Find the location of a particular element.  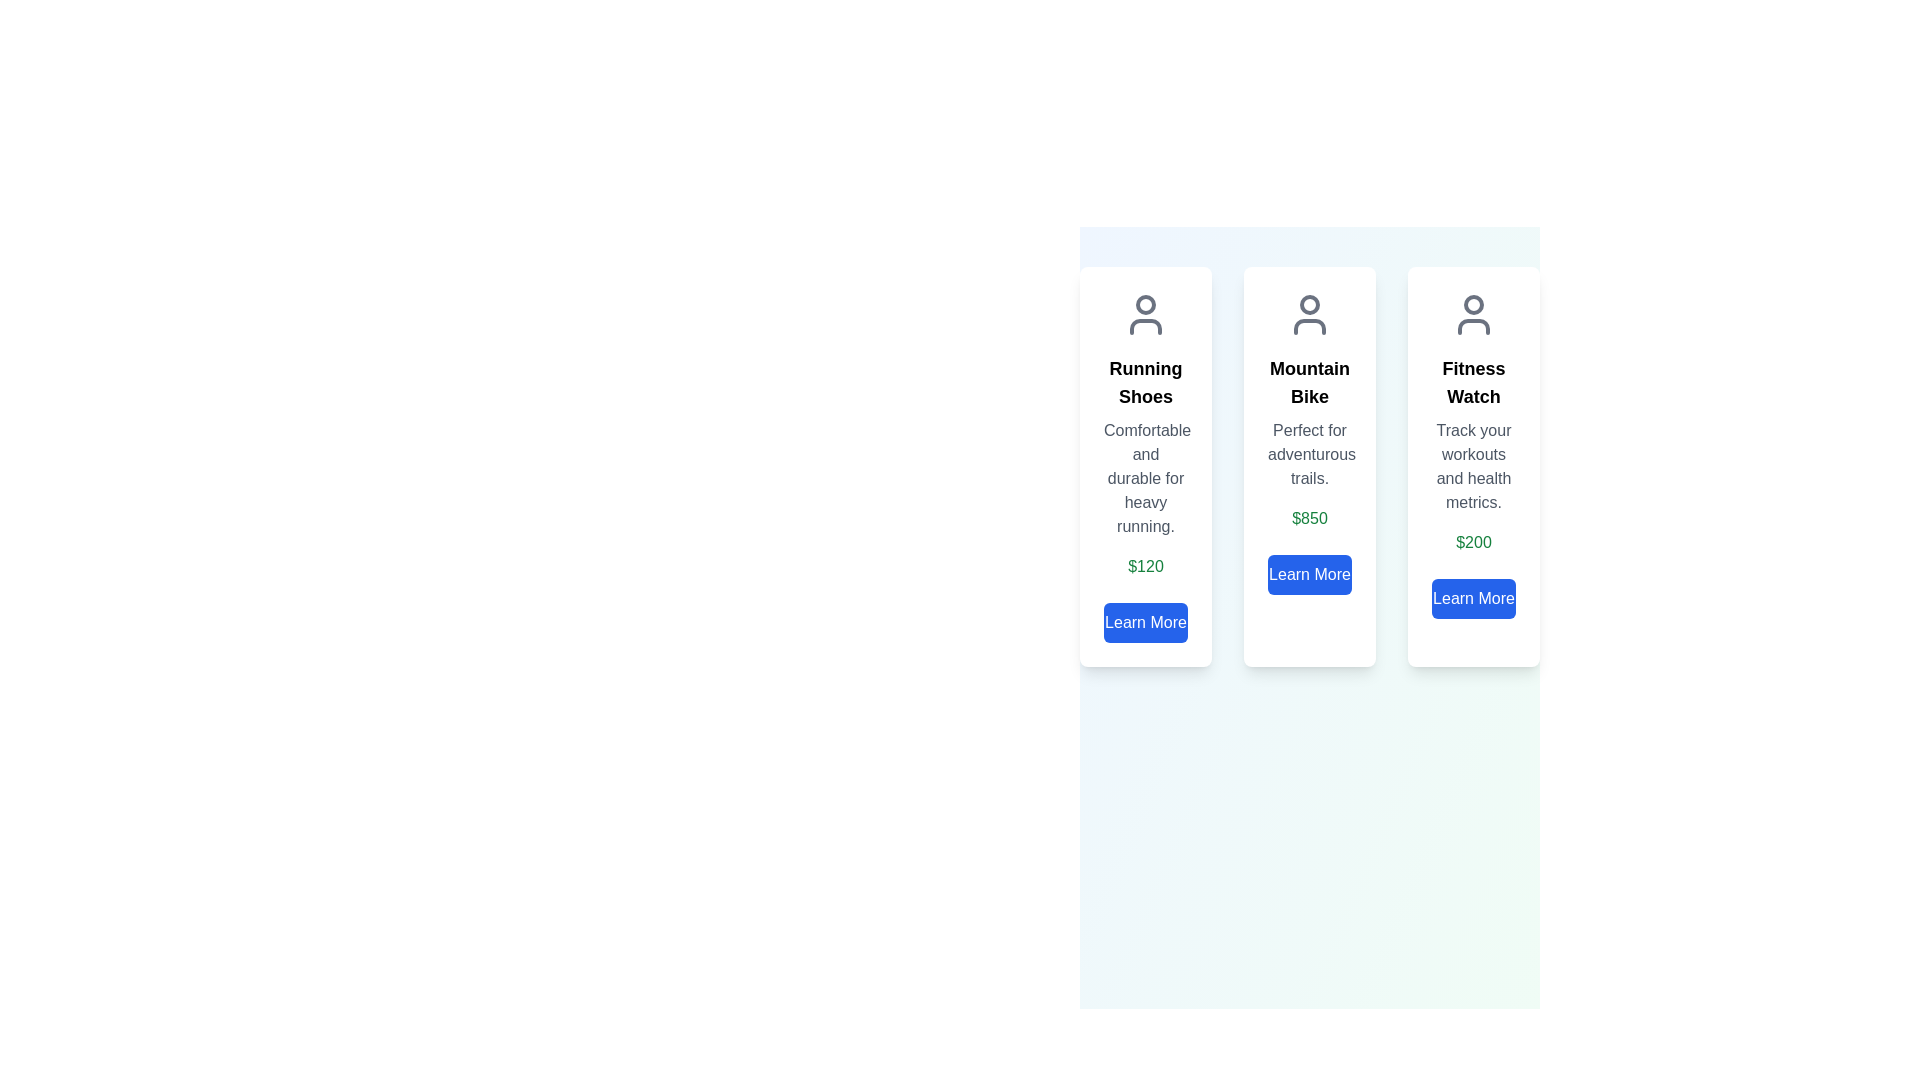

the text element providing additional details about the product 'Running Shoes' to trigger any associated tooltips or effects is located at coordinates (1146, 478).